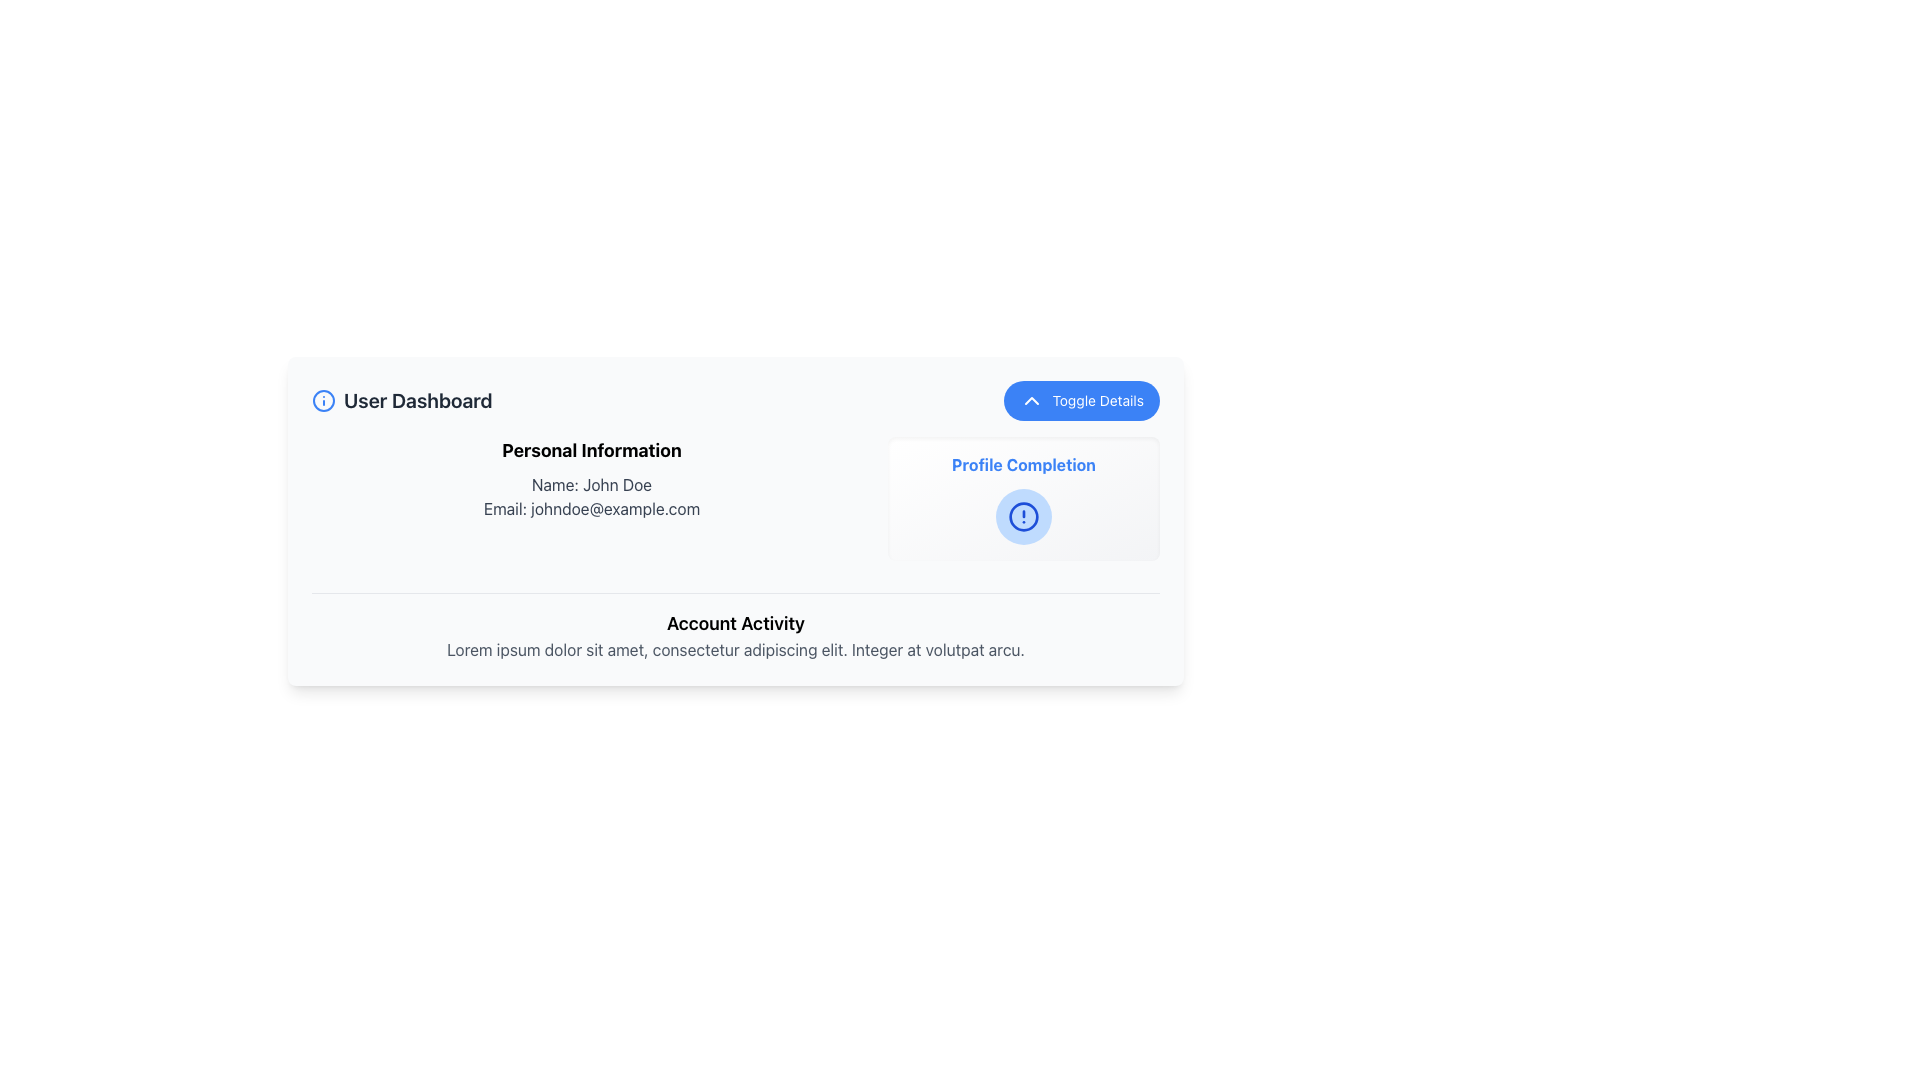  I want to click on the circular icon subcomponent located in the upper-middle area of the Profile Completion section of the dashboard, so click(324, 401).